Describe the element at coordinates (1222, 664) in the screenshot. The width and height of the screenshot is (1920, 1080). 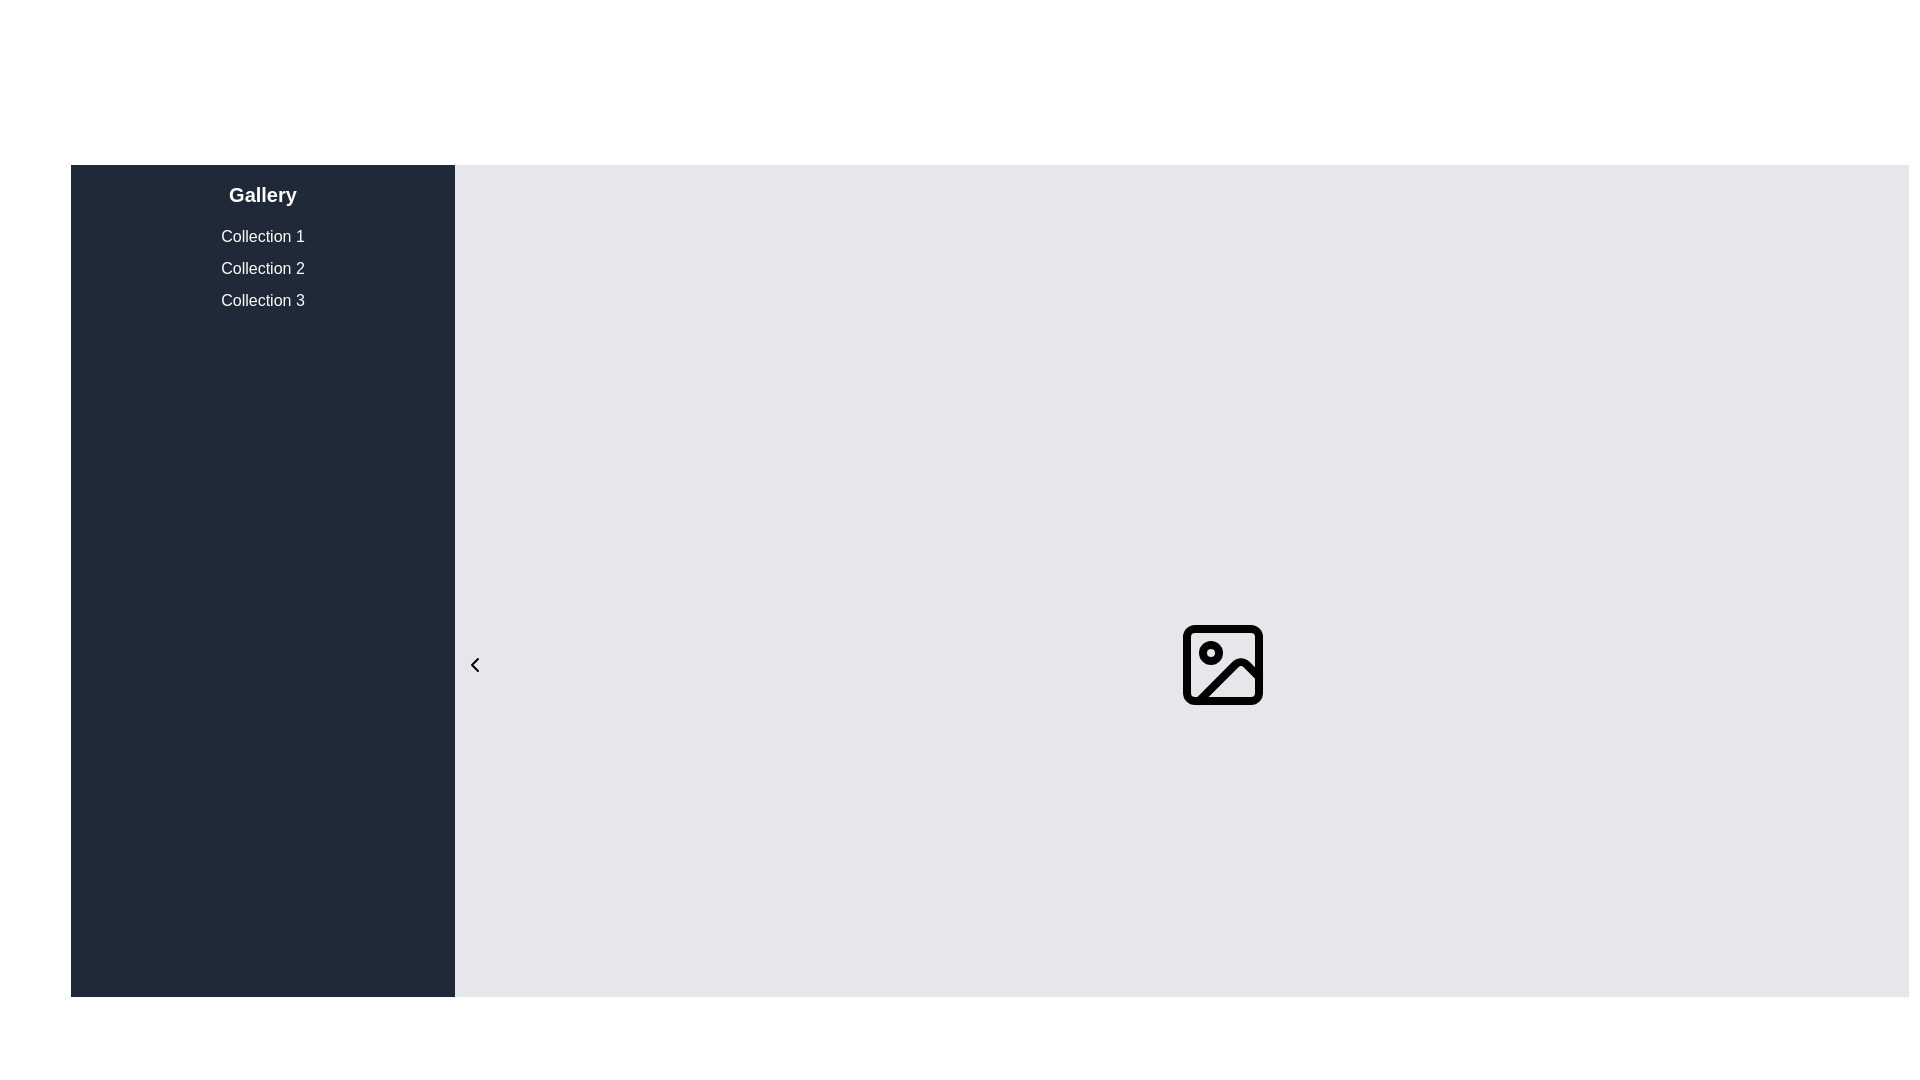
I see `the decorative graphic element that is part of the image icon, located at the top-left segment within the light gray background area` at that location.